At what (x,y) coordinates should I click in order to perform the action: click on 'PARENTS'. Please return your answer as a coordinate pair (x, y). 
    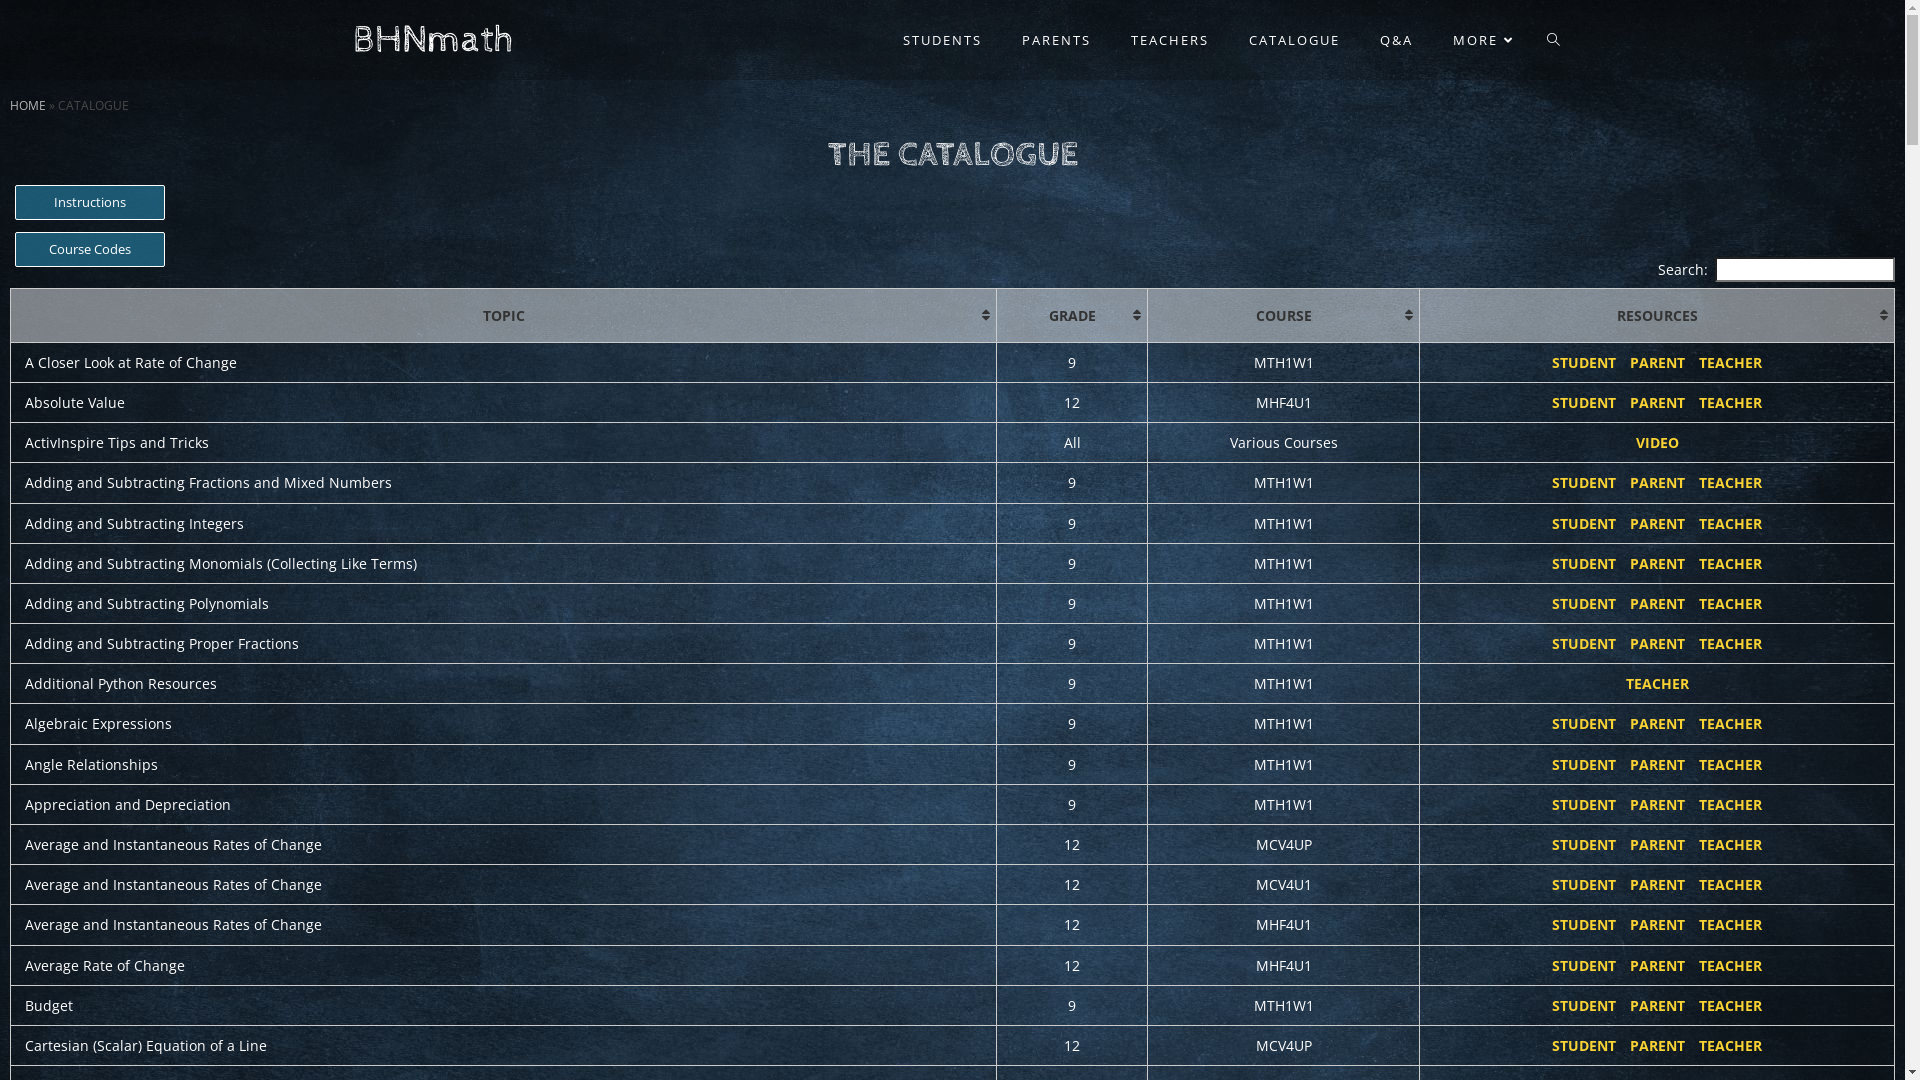
    Looking at the image, I should click on (1002, 39).